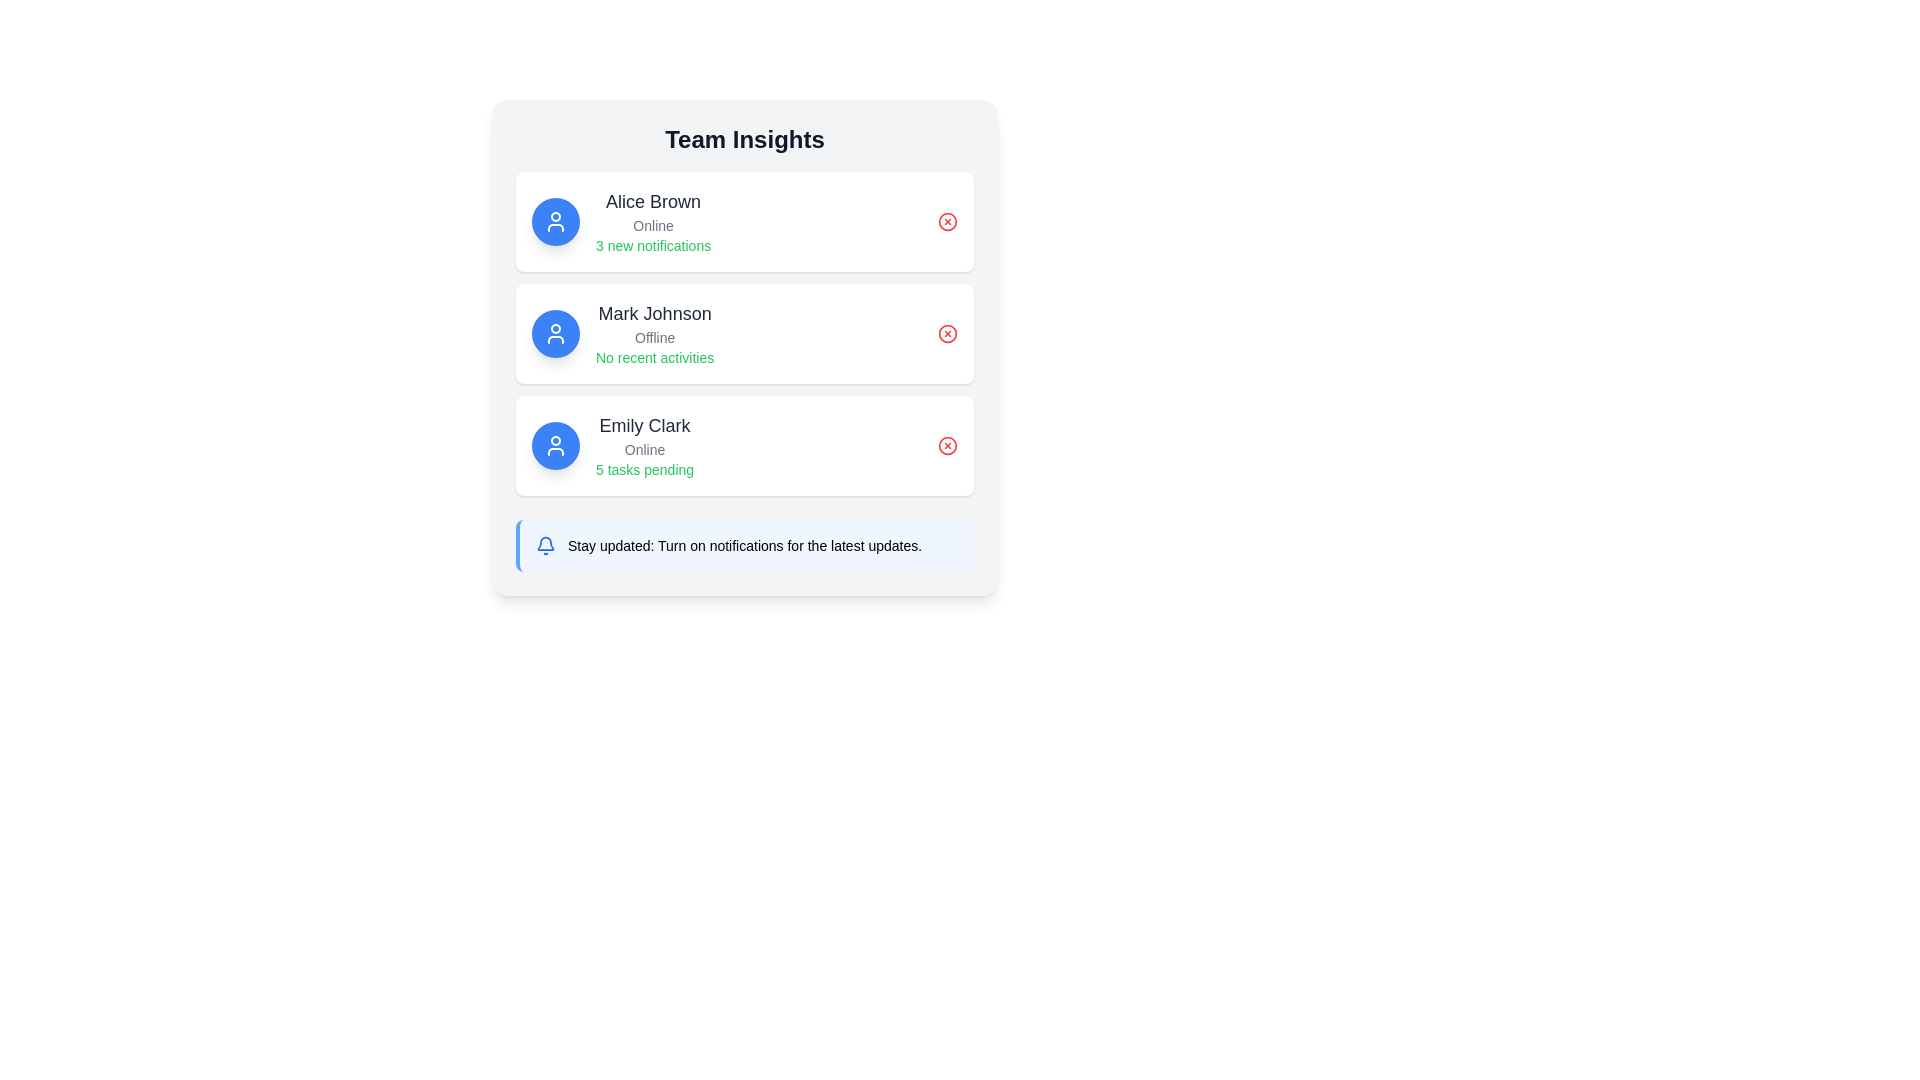 Image resolution: width=1920 pixels, height=1080 pixels. What do you see at coordinates (645, 445) in the screenshot?
I see `the Text Display Block that shows user details, including name, online status, and pending tasks, located in the third card of the 'Team Insights' section, positioned next to a circular avatar icon` at bounding box center [645, 445].